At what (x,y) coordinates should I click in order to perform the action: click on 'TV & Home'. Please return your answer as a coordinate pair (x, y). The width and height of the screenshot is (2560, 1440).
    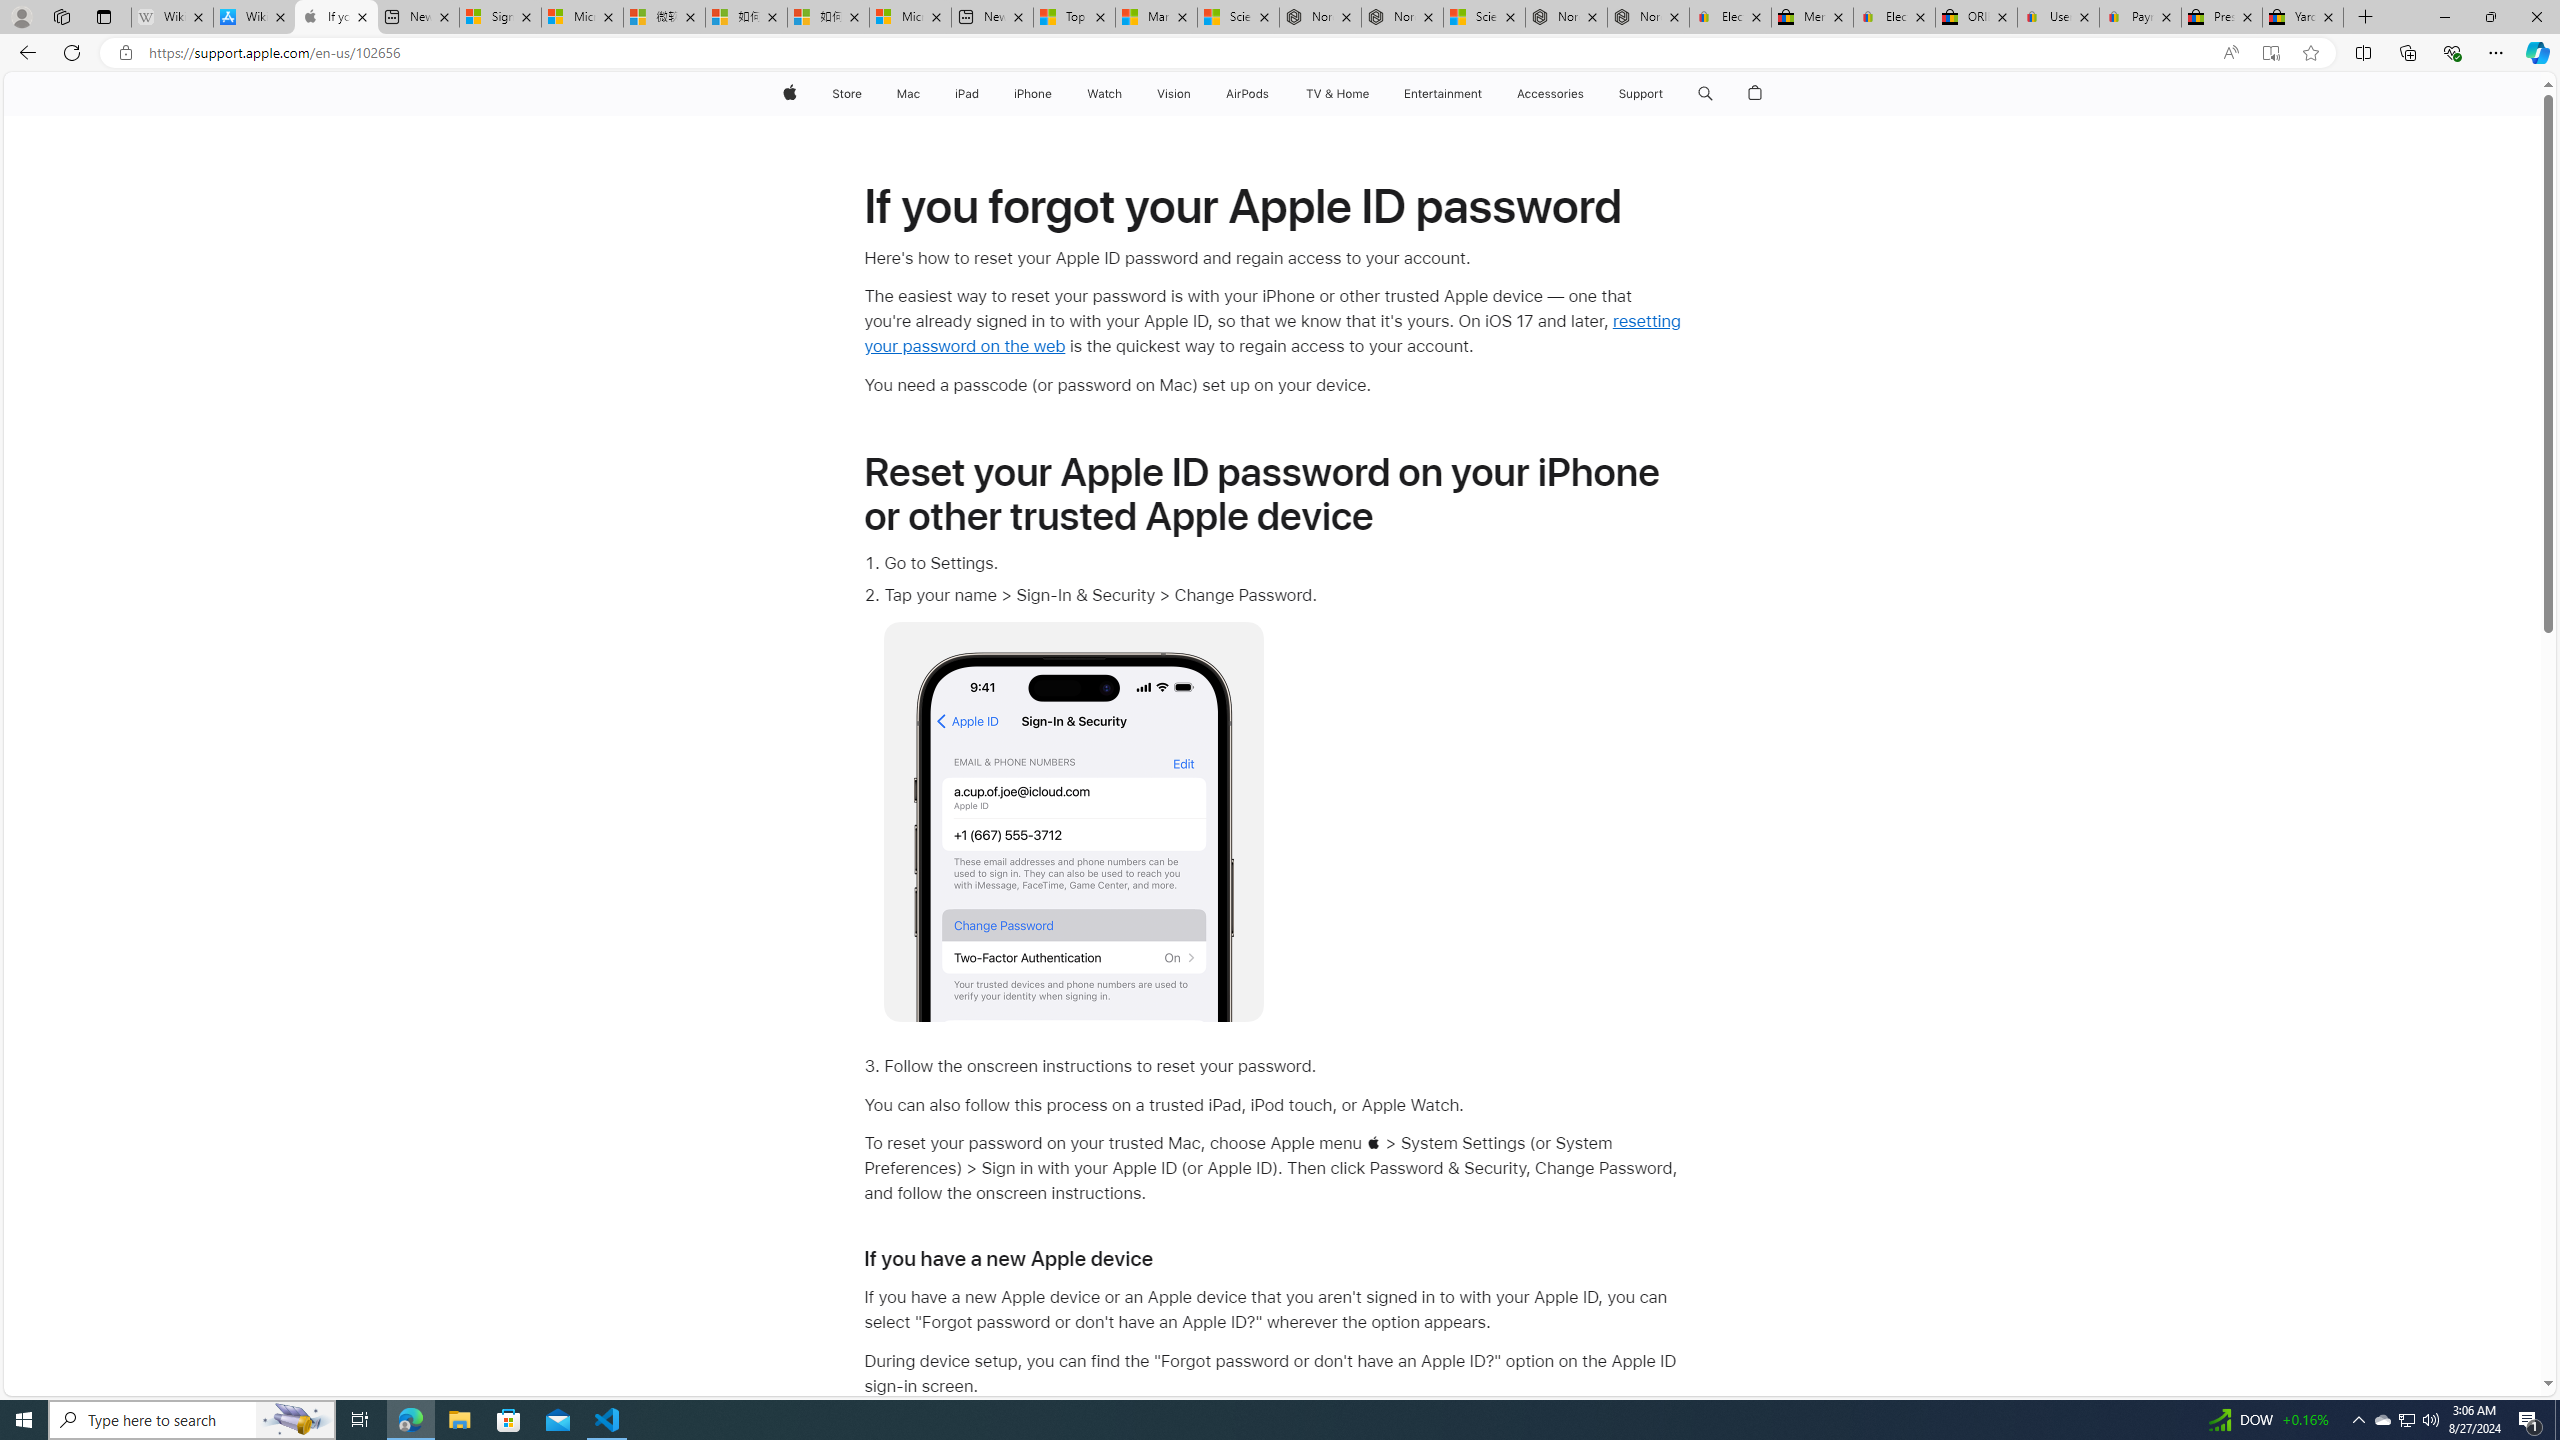
    Looking at the image, I should click on (1336, 93).